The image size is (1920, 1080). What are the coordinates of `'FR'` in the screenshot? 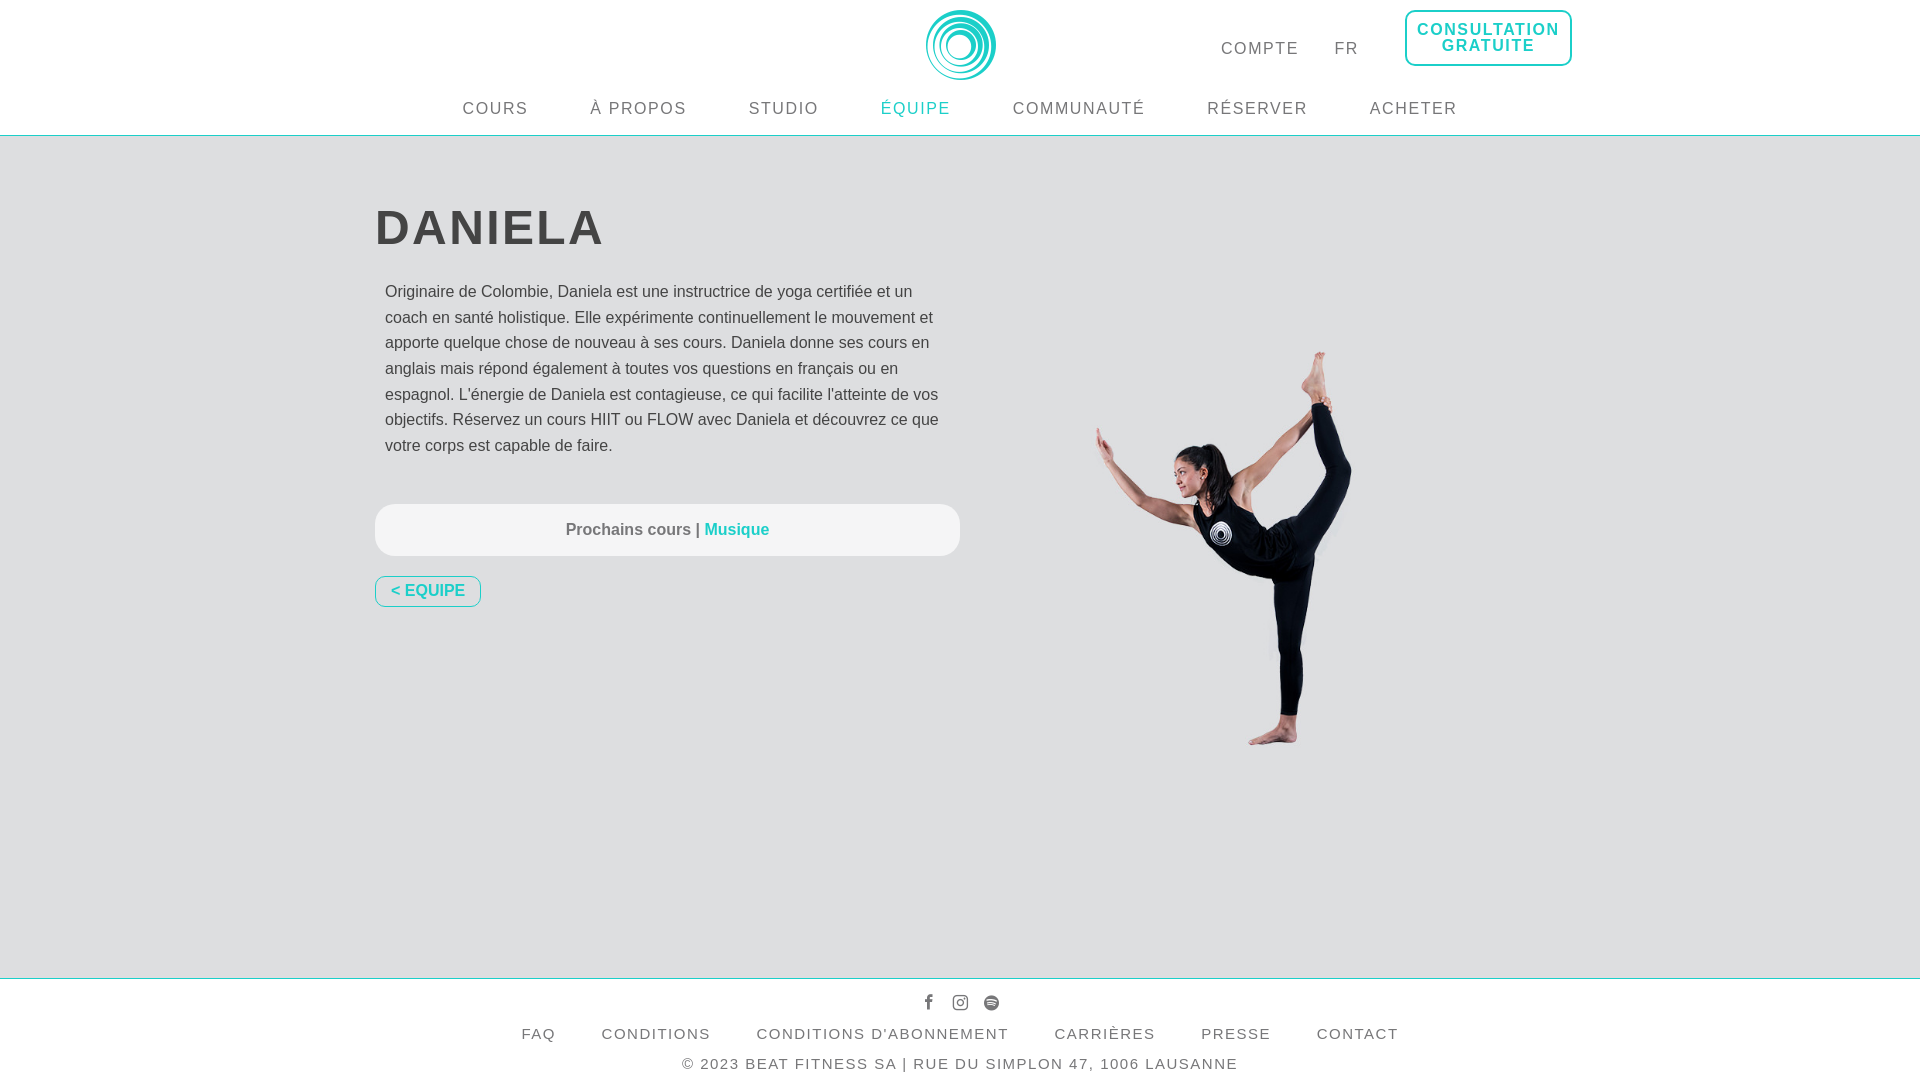 It's located at (1346, 48).